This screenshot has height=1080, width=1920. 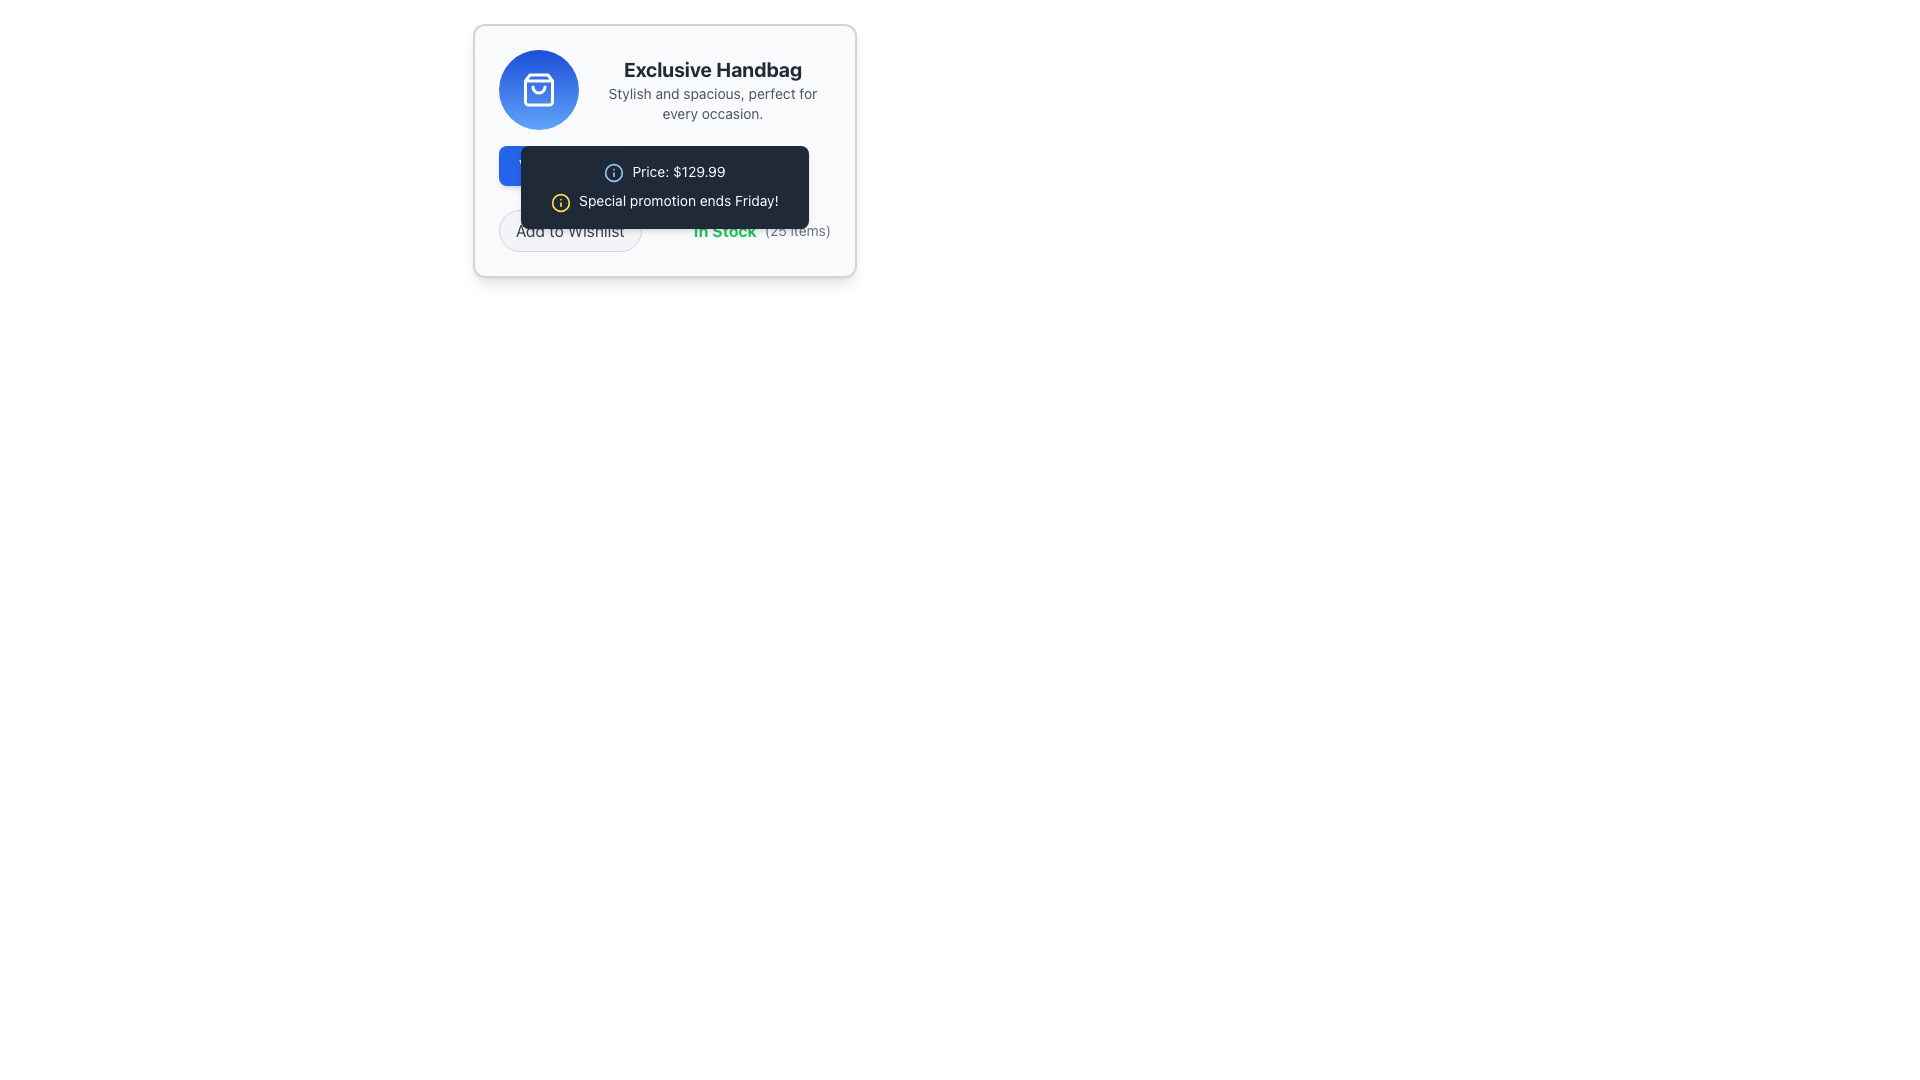 I want to click on the static text element displaying 'Stylish and spacious, perfect for every occasion.' which is located beneath the title 'Exclusive Handbag', so click(x=713, y=104).